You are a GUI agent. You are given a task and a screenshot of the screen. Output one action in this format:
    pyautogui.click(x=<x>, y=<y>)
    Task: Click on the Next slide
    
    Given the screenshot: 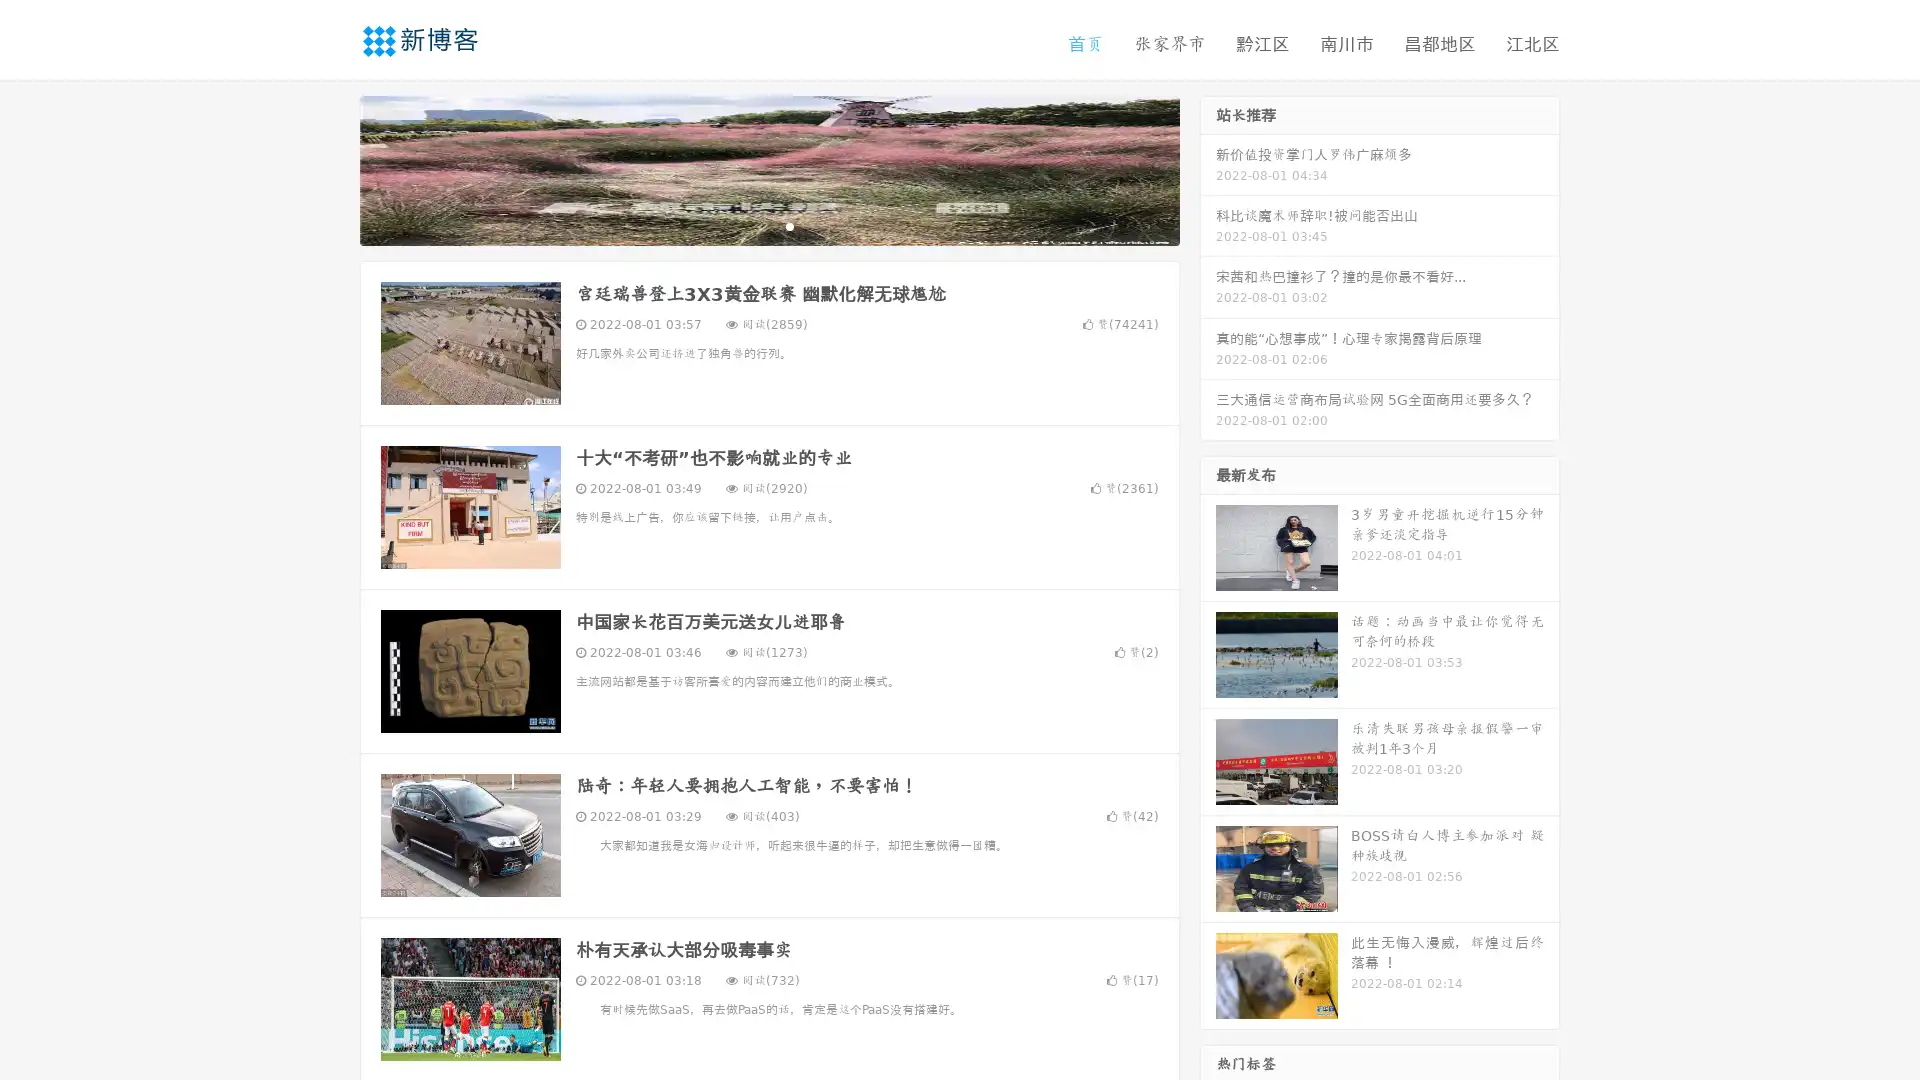 What is the action you would take?
    pyautogui.click(x=1208, y=168)
    